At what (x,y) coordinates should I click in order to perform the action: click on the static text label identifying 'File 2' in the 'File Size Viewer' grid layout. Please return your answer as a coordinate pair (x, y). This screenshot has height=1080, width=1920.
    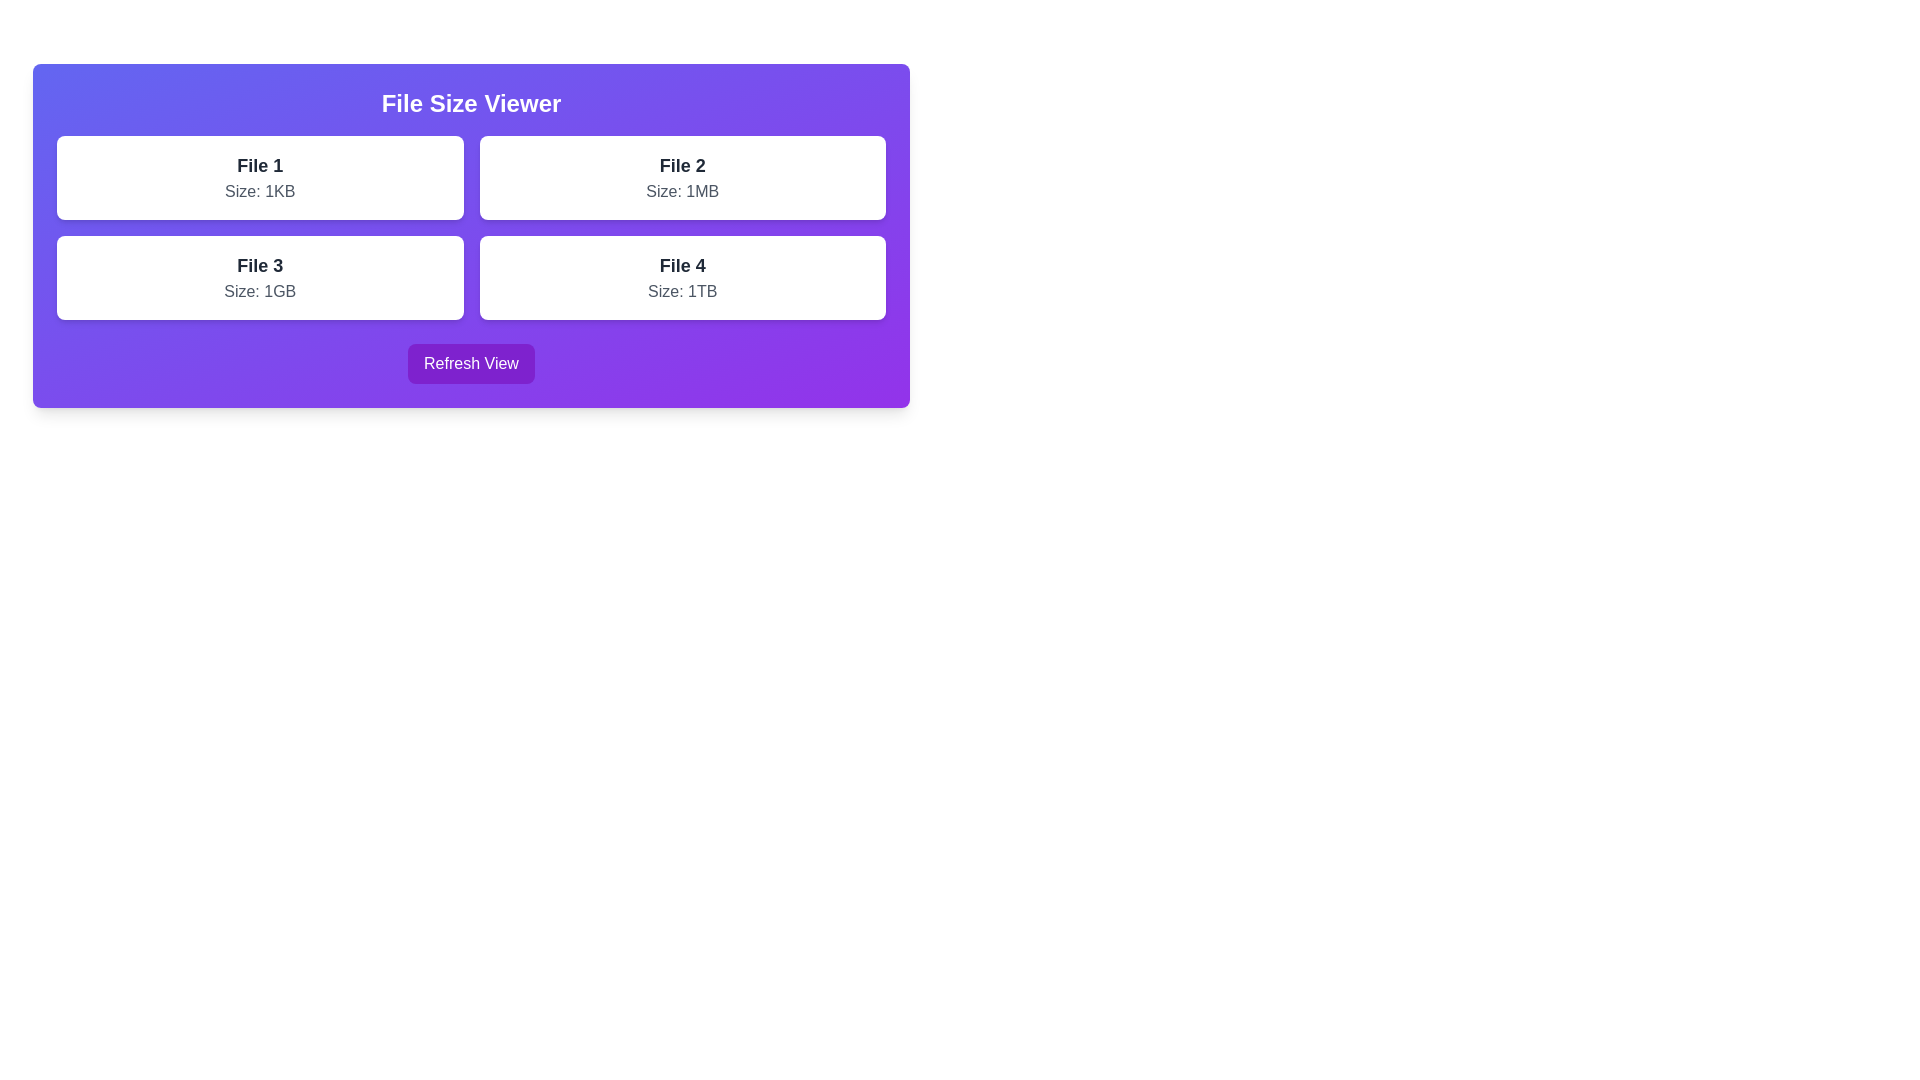
    Looking at the image, I should click on (682, 164).